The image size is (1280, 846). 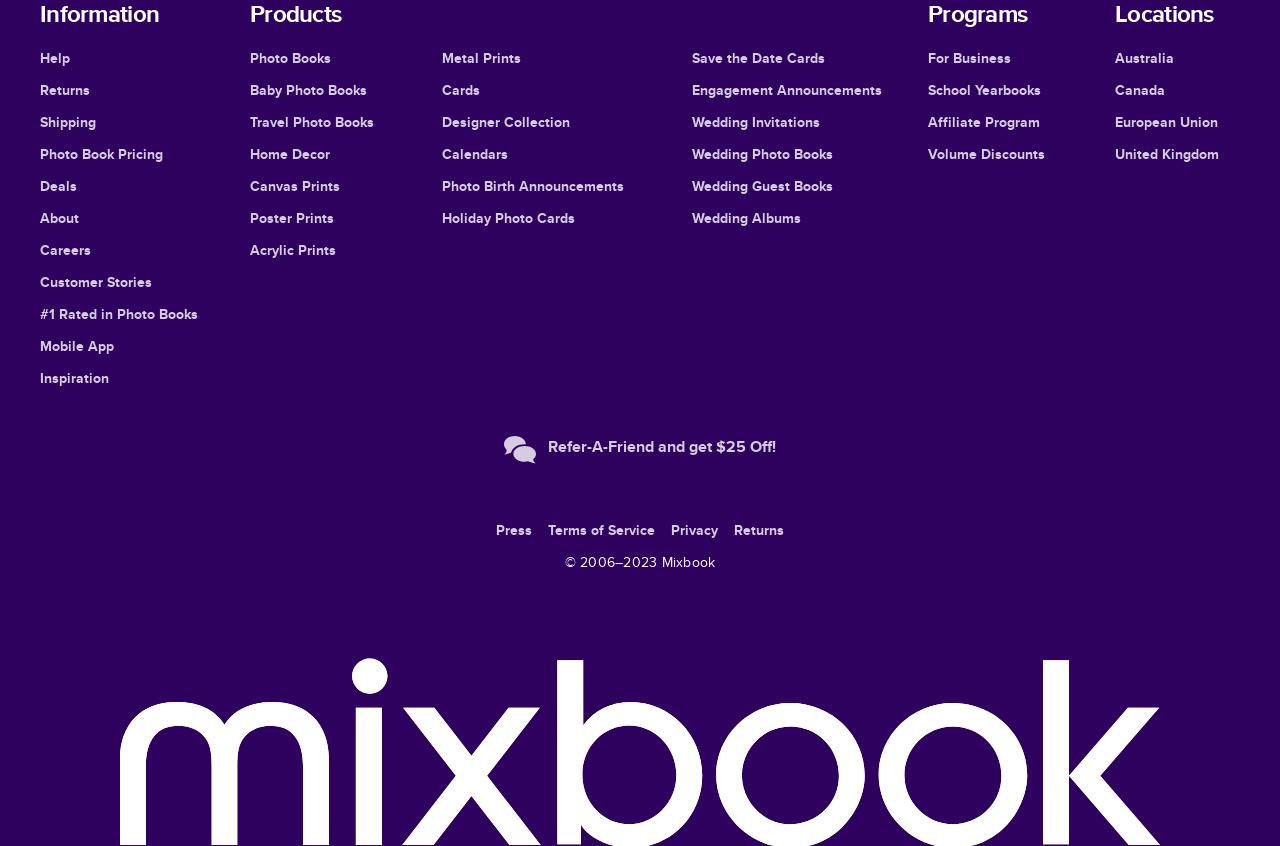 What do you see at coordinates (77, 345) in the screenshot?
I see `'Mobile App'` at bounding box center [77, 345].